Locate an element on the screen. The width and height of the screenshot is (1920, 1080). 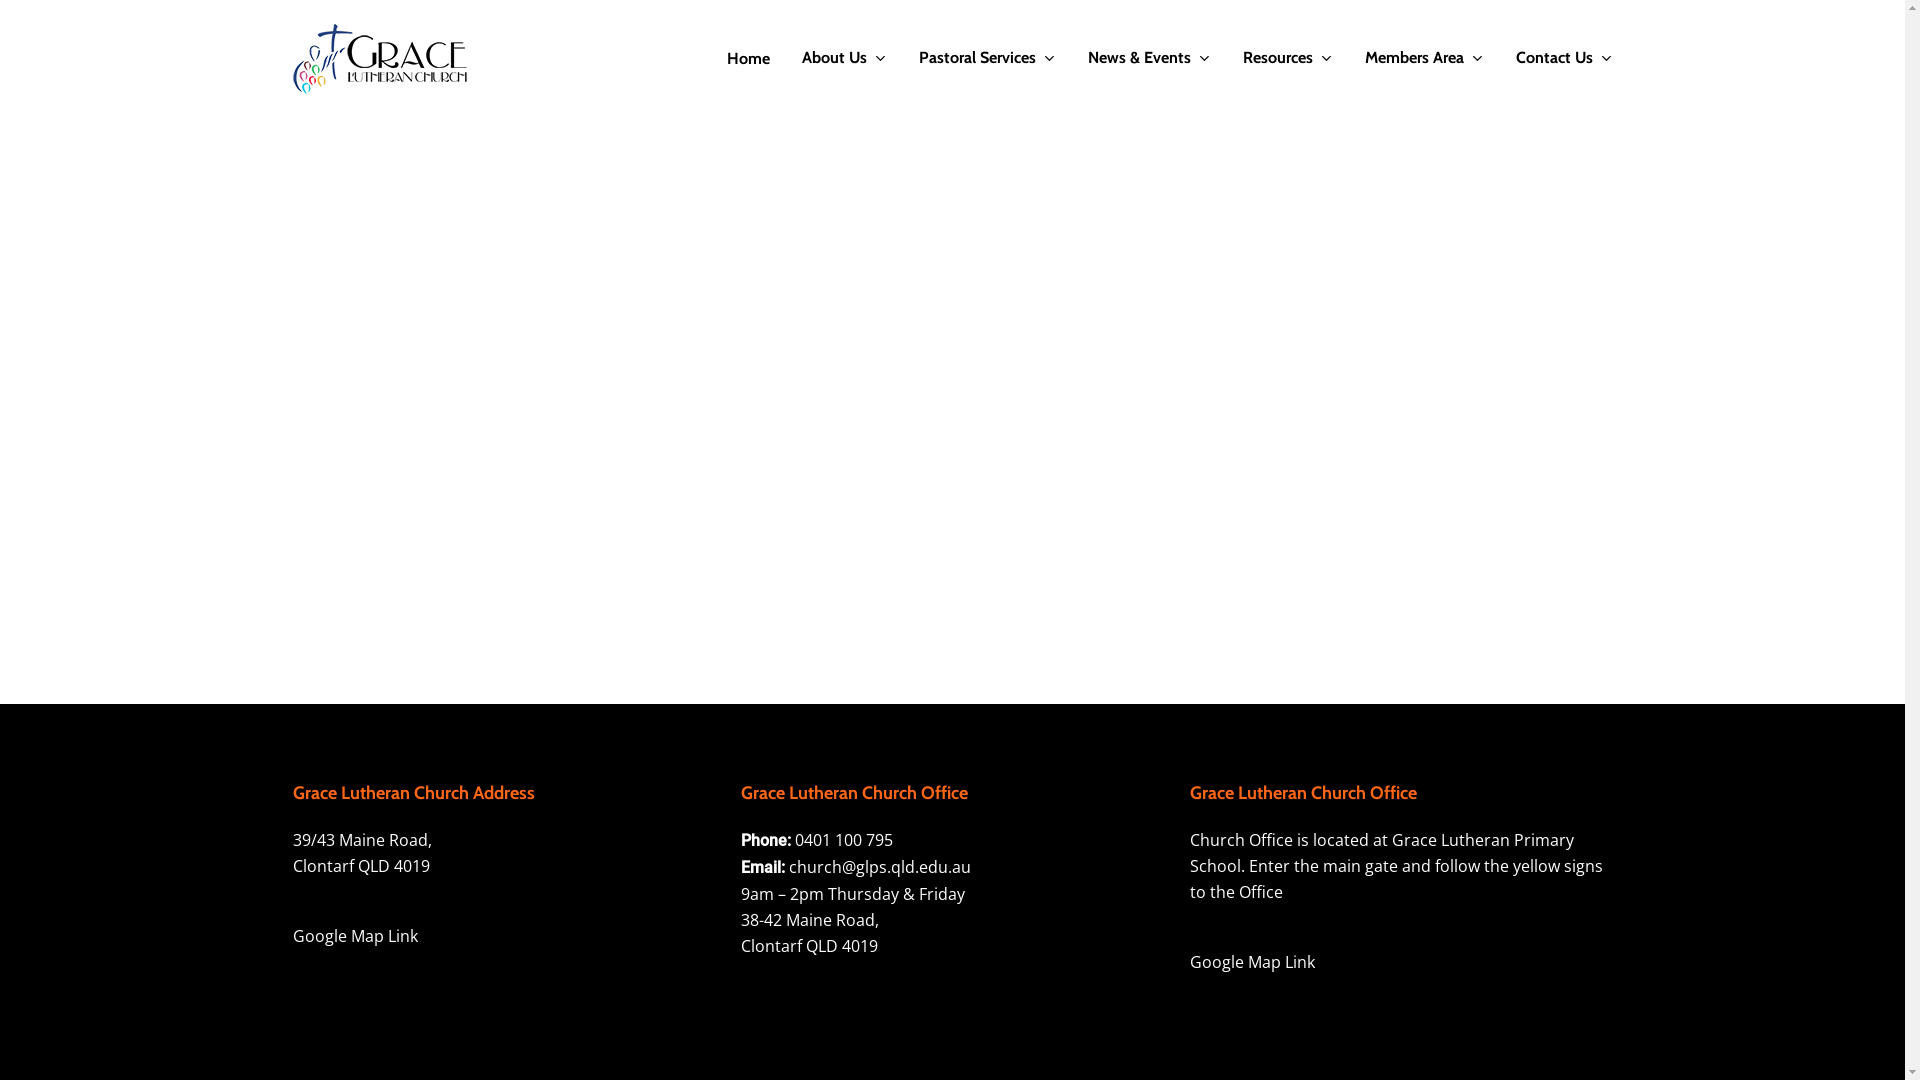
'News & Events' is located at coordinates (1087, 57).